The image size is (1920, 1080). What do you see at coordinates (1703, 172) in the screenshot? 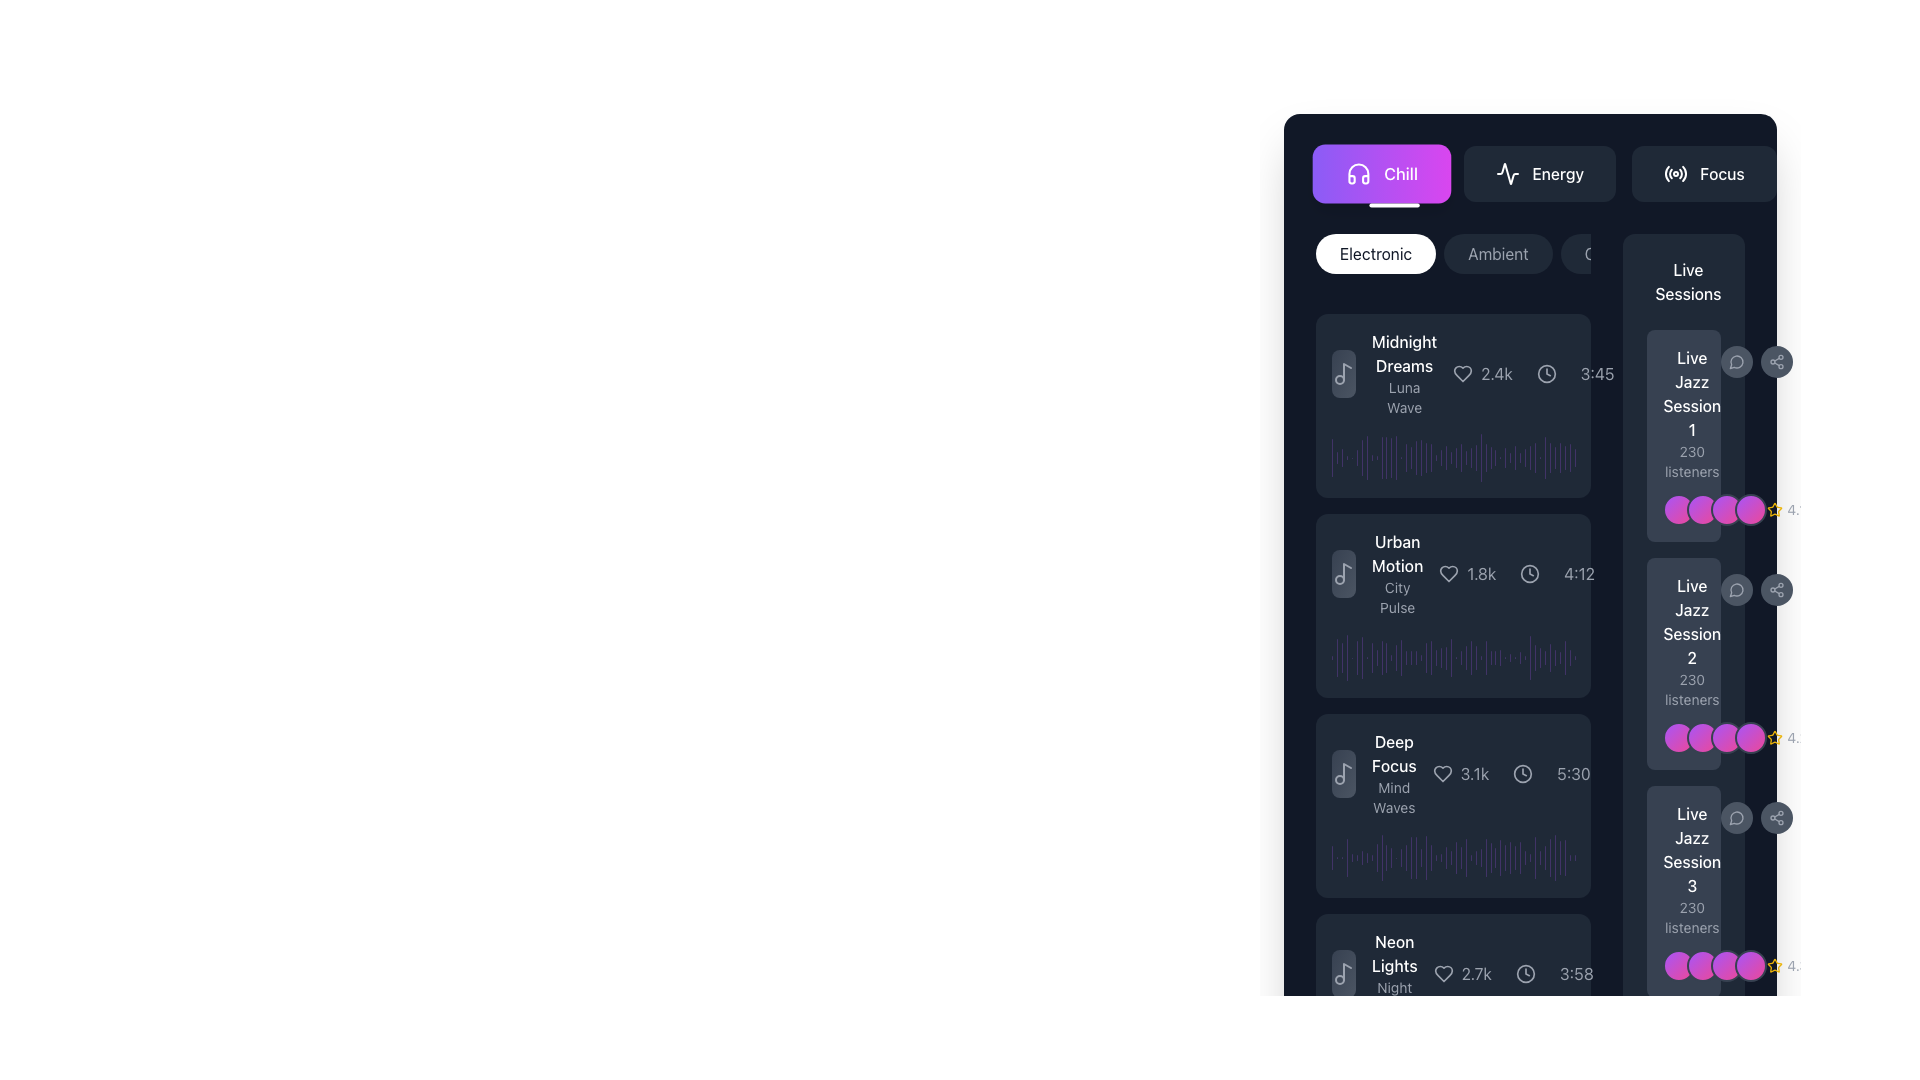
I see `the 'Focus' button located at the rightmost end of a row of three buttons to apply the 'Focus' filter` at bounding box center [1703, 172].